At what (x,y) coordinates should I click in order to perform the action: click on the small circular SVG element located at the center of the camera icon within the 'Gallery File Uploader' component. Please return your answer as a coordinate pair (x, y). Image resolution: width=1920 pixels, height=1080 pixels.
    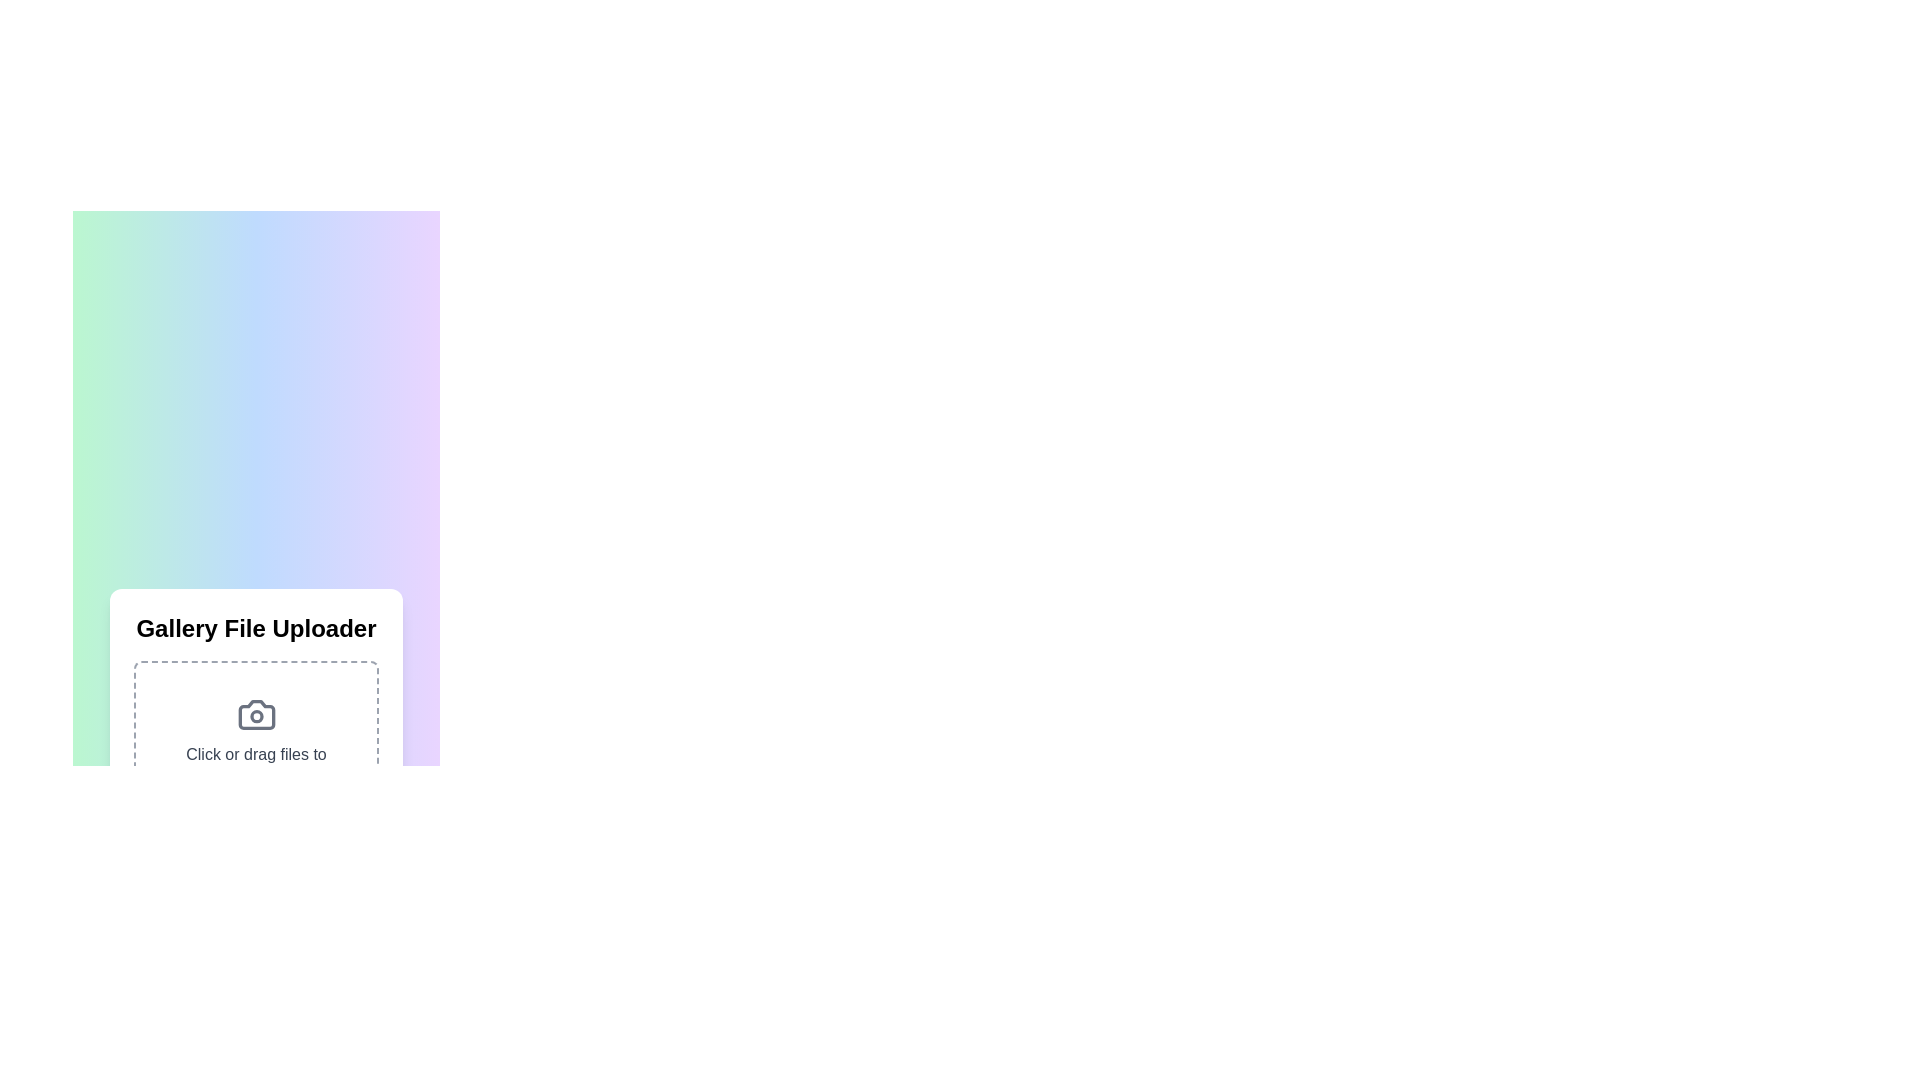
    Looking at the image, I should click on (255, 715).